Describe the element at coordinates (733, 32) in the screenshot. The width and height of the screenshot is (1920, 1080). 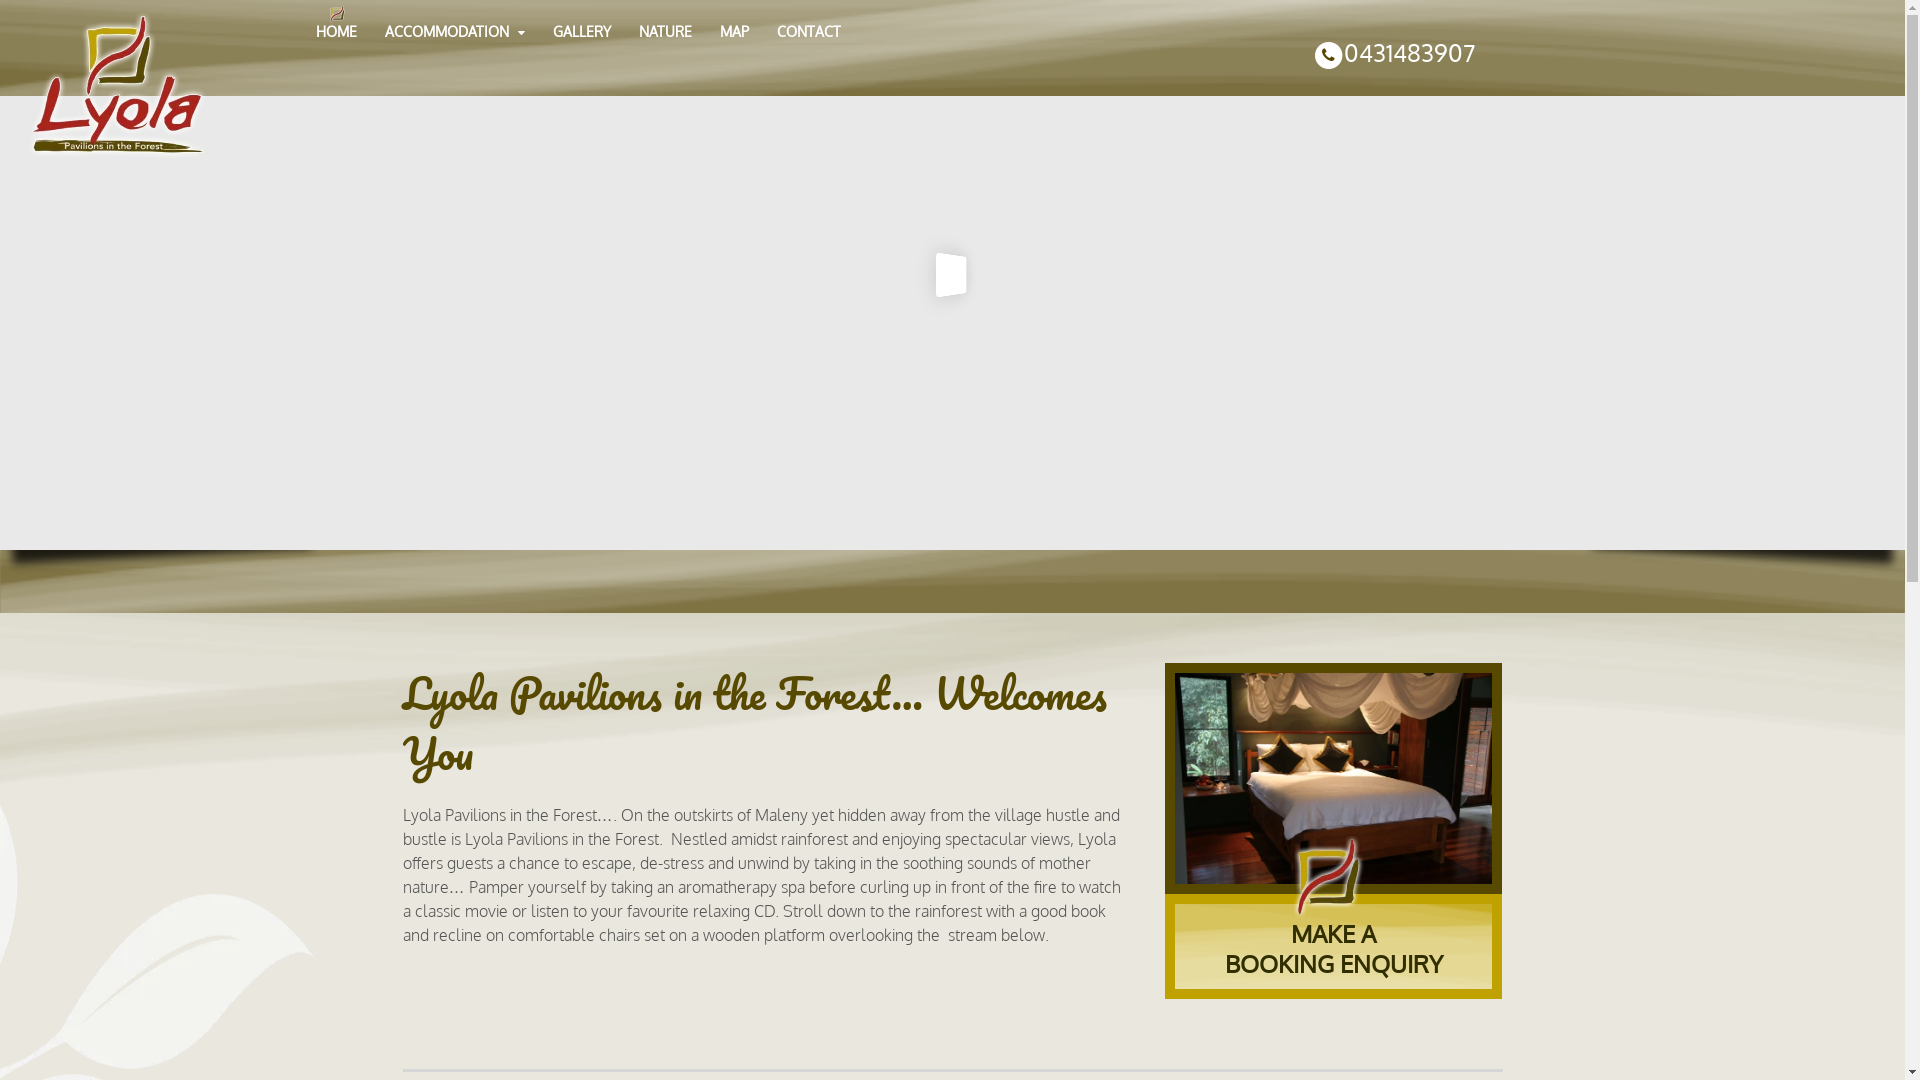
I see `'MAP'` at that location.